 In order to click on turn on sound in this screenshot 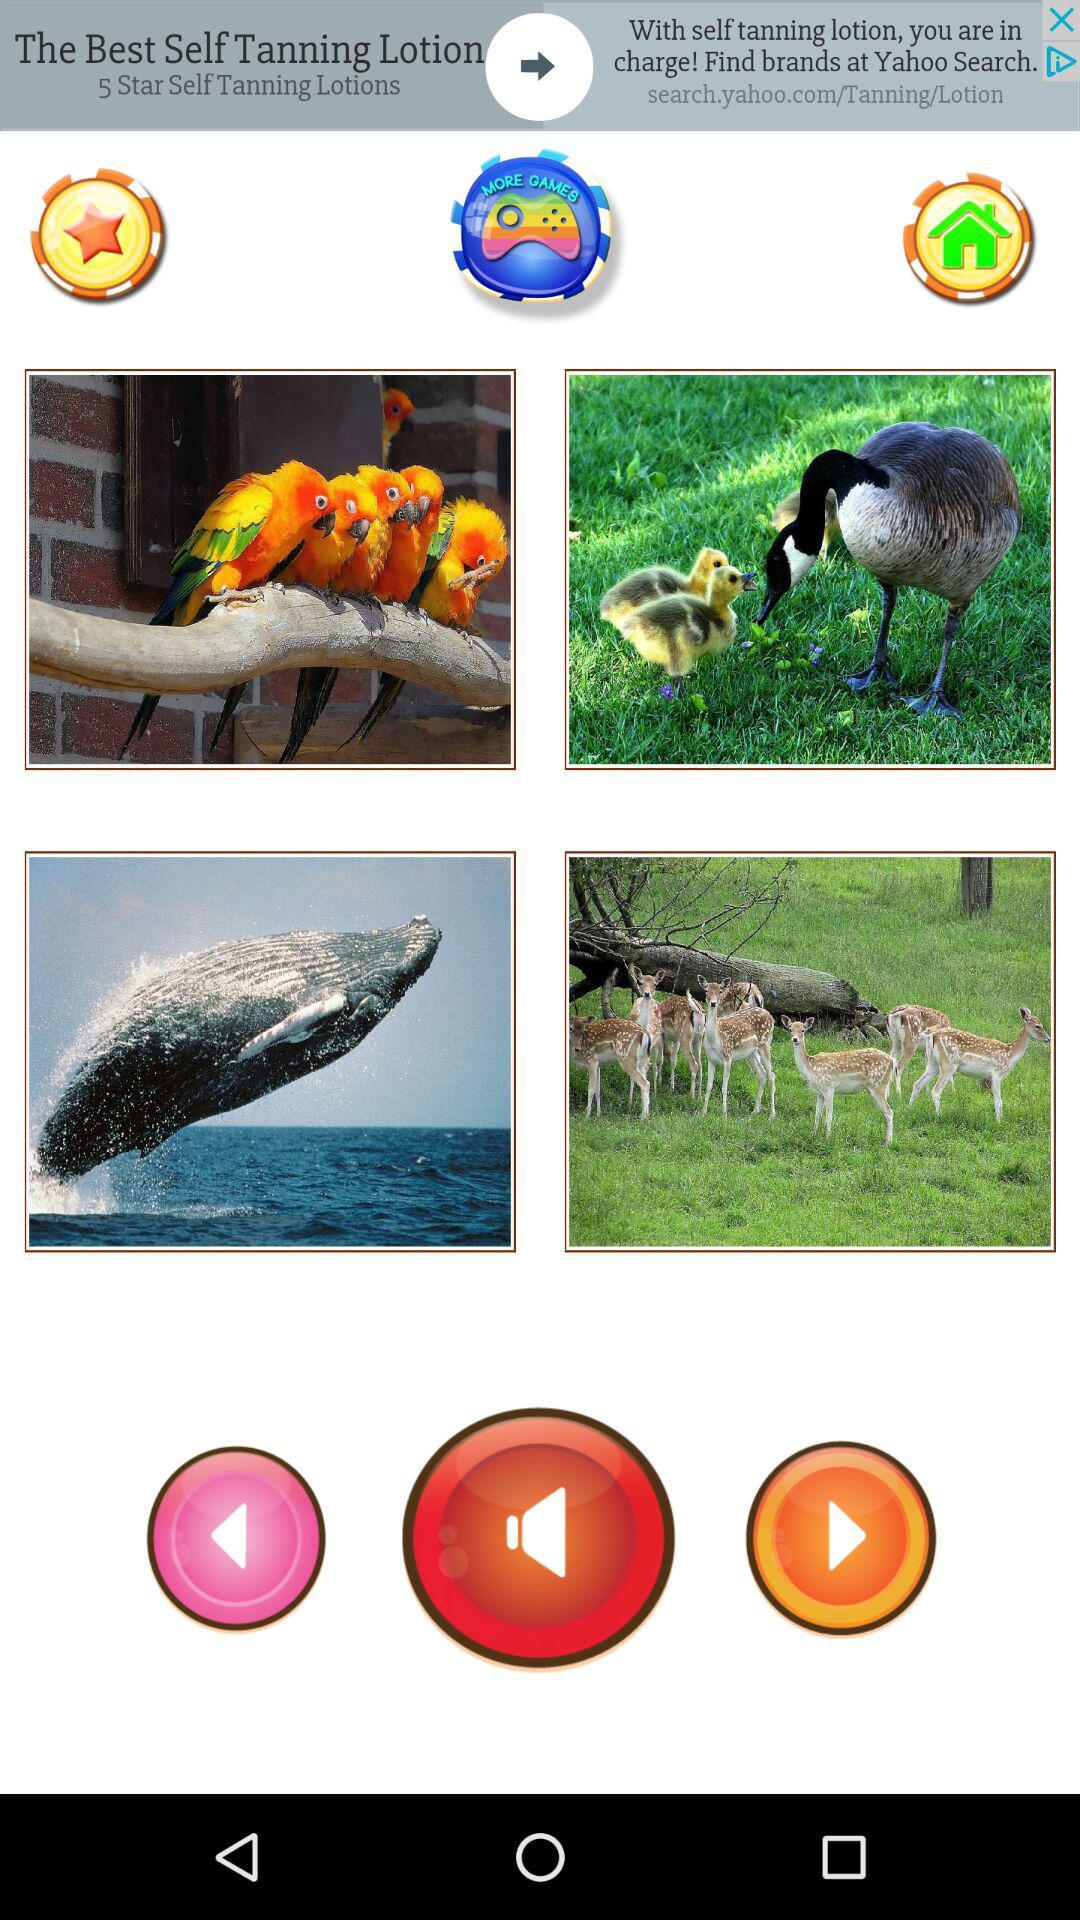, I will do `click(538, 1538)`.